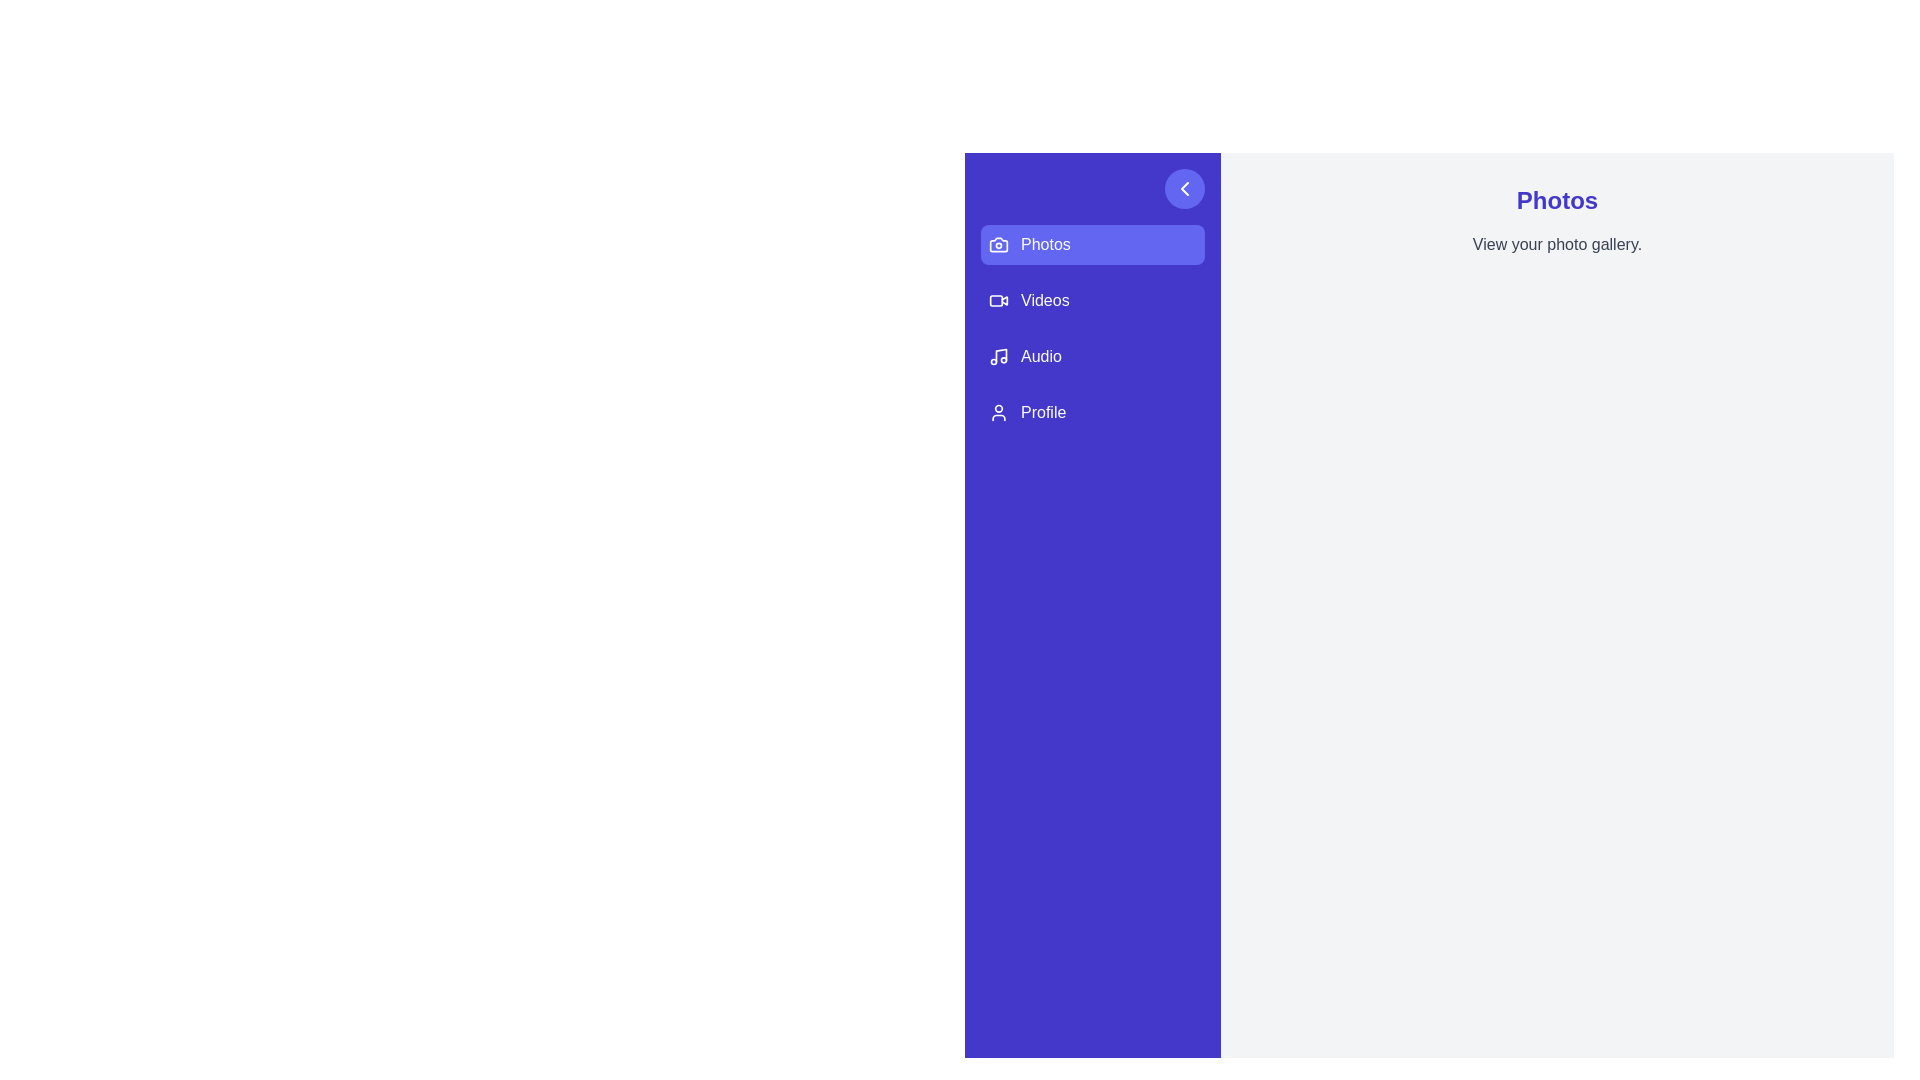 This screenshot has width=1920, height=1080. I want to click on the 'Photos' button, which is the first button in the navigation menu, so click(1092, 244).